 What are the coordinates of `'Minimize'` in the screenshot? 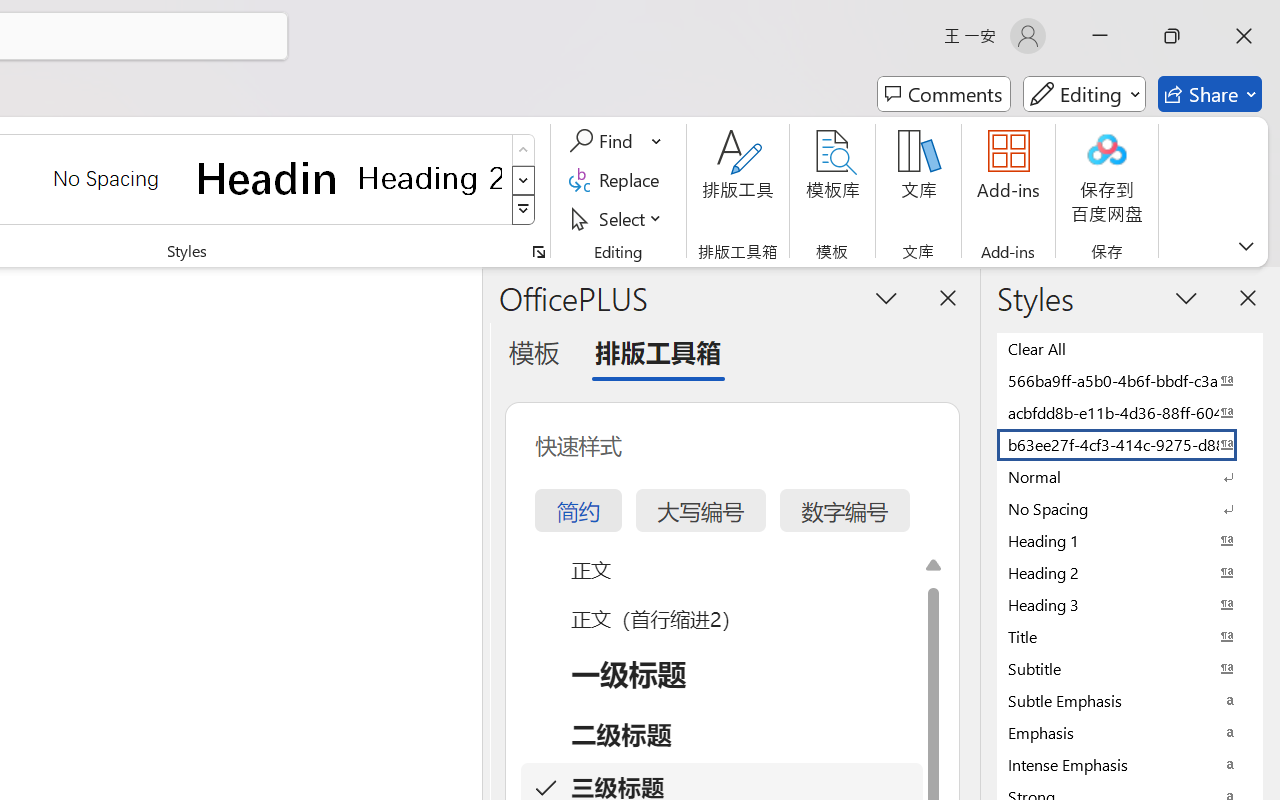 It's located at (1099, 35).